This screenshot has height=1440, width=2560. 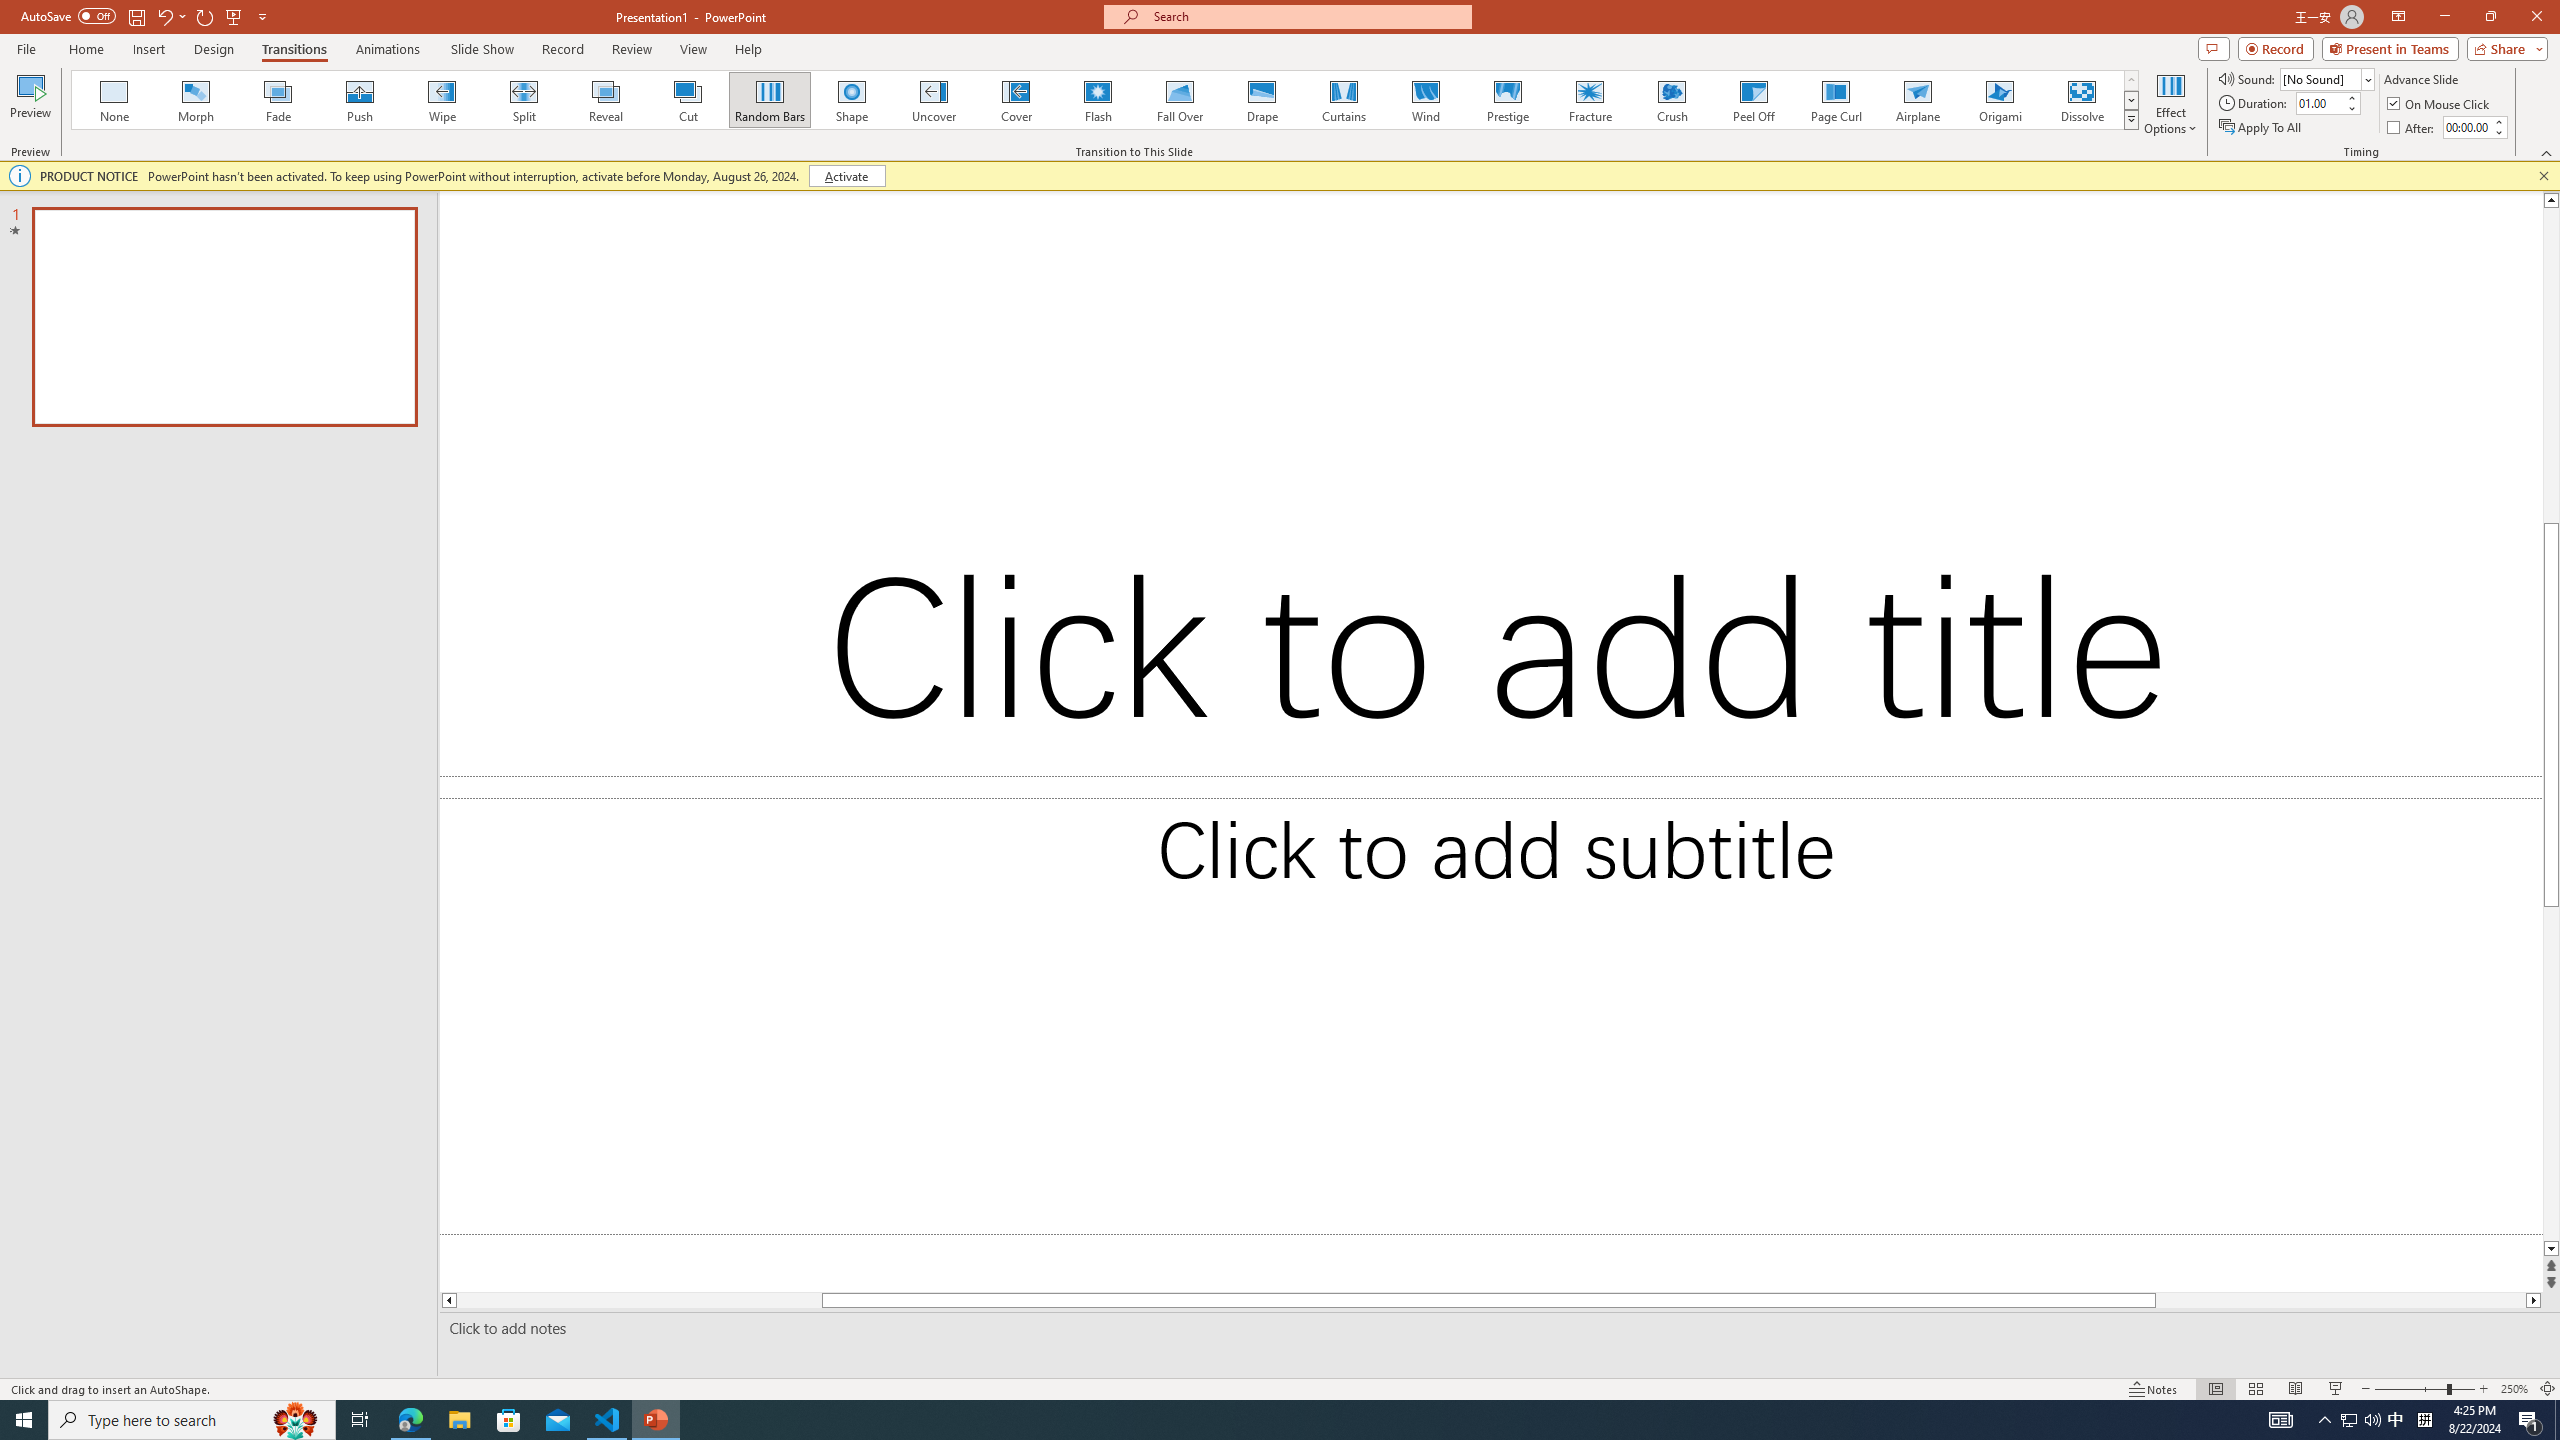 What do you see at coordinates (2515, 1389) in the screenshot?
I see `'Zoom 250%'` at bounding box center [2515, 1389].